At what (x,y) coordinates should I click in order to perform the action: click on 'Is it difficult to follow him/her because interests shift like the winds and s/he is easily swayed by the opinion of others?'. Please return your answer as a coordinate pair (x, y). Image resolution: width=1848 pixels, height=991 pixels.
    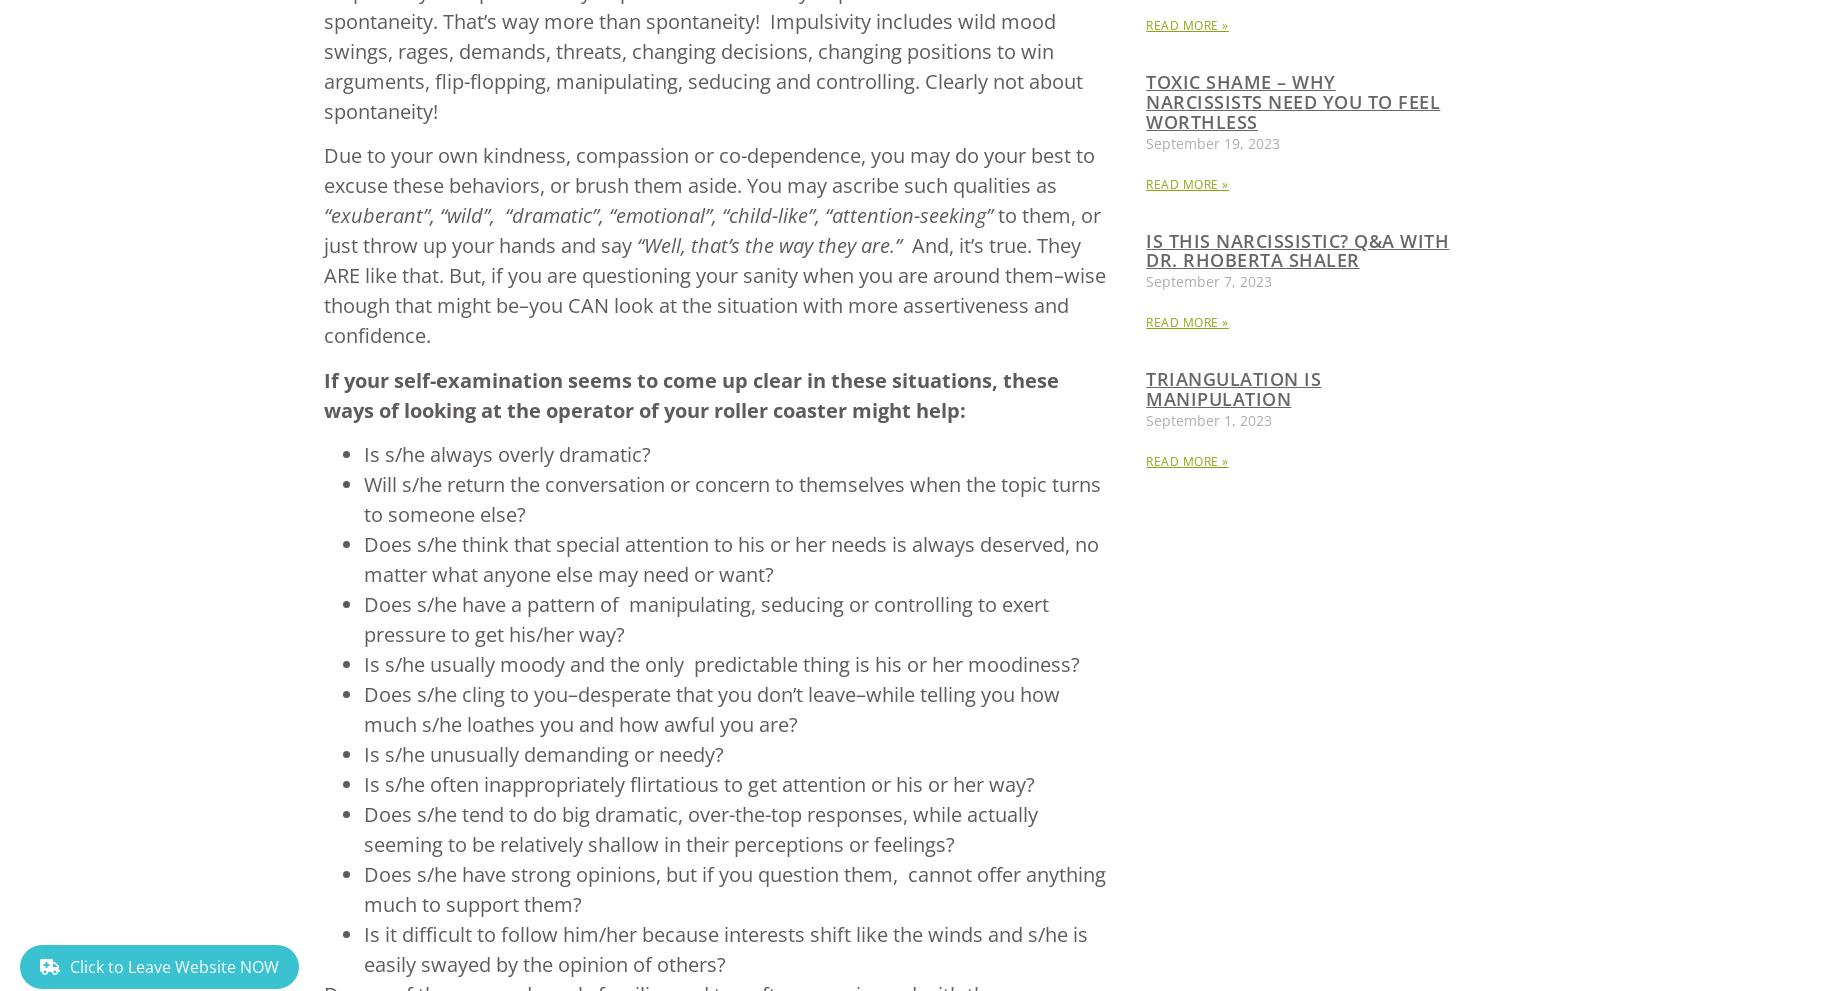
    Looking at the image, I should click on (724, 948).